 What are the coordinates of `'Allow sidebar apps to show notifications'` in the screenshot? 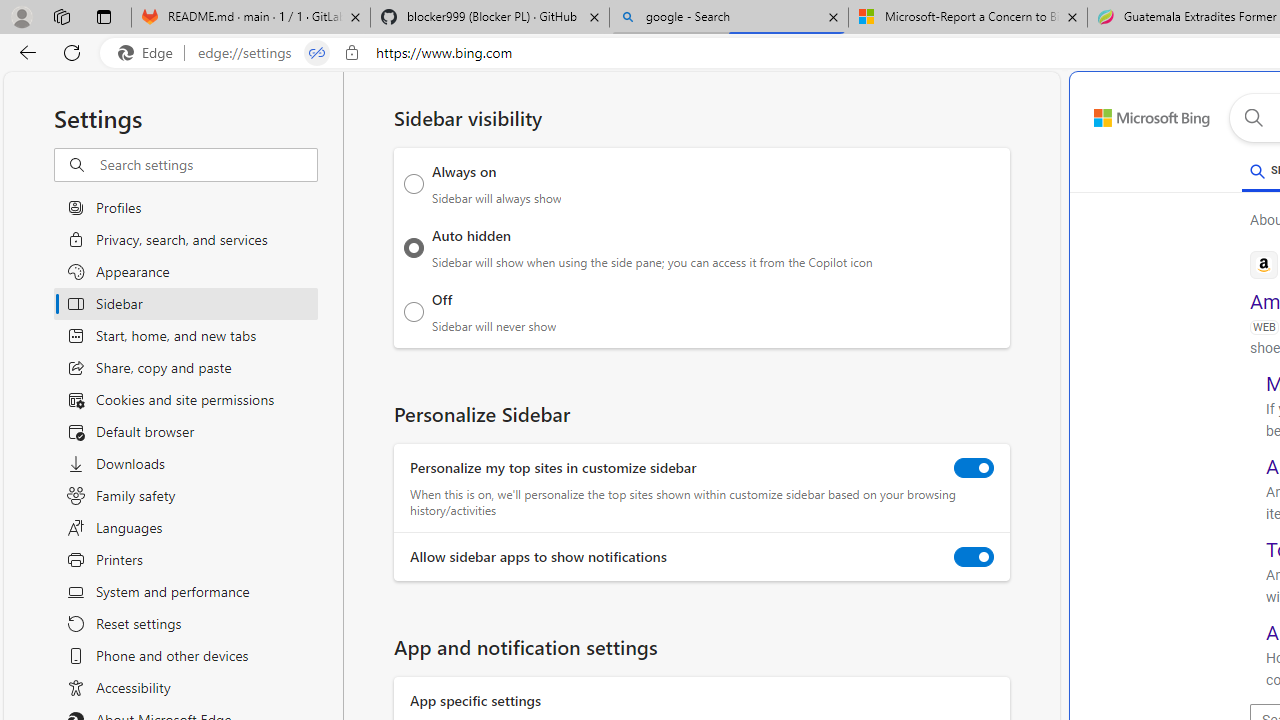 It's located at (974, 557).